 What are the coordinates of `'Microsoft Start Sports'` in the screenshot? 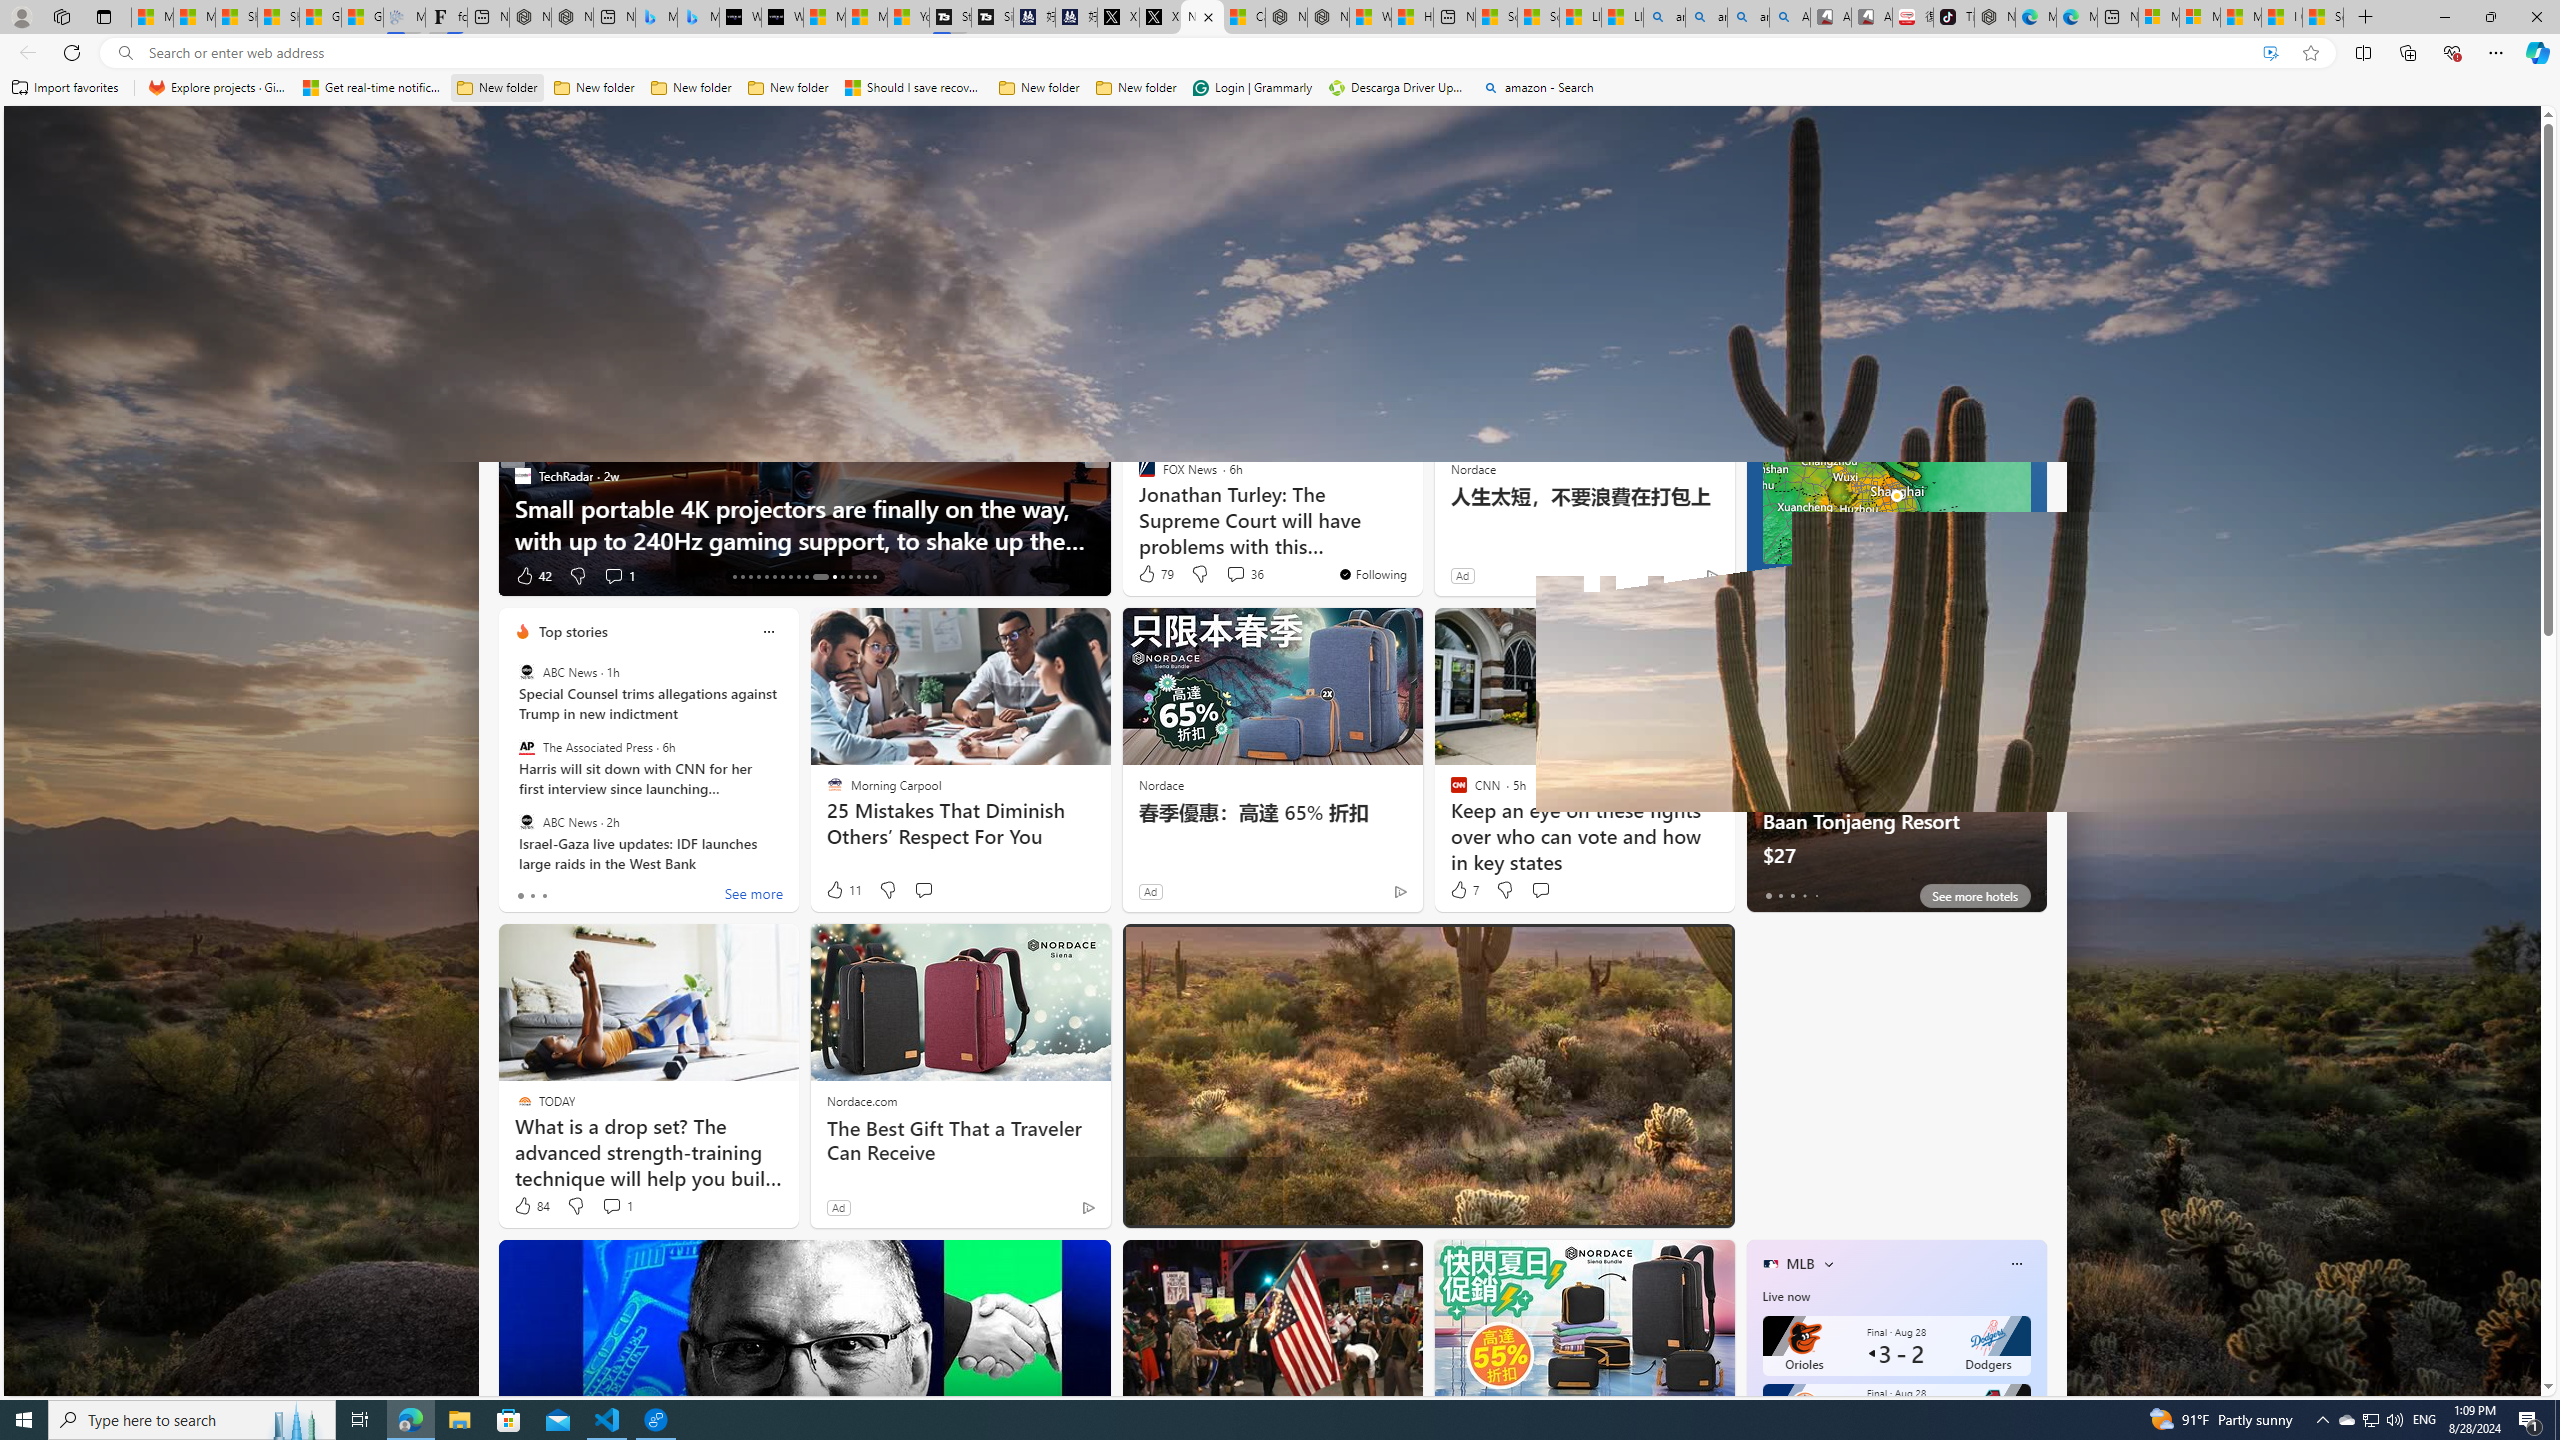 It's located at (824, 16).